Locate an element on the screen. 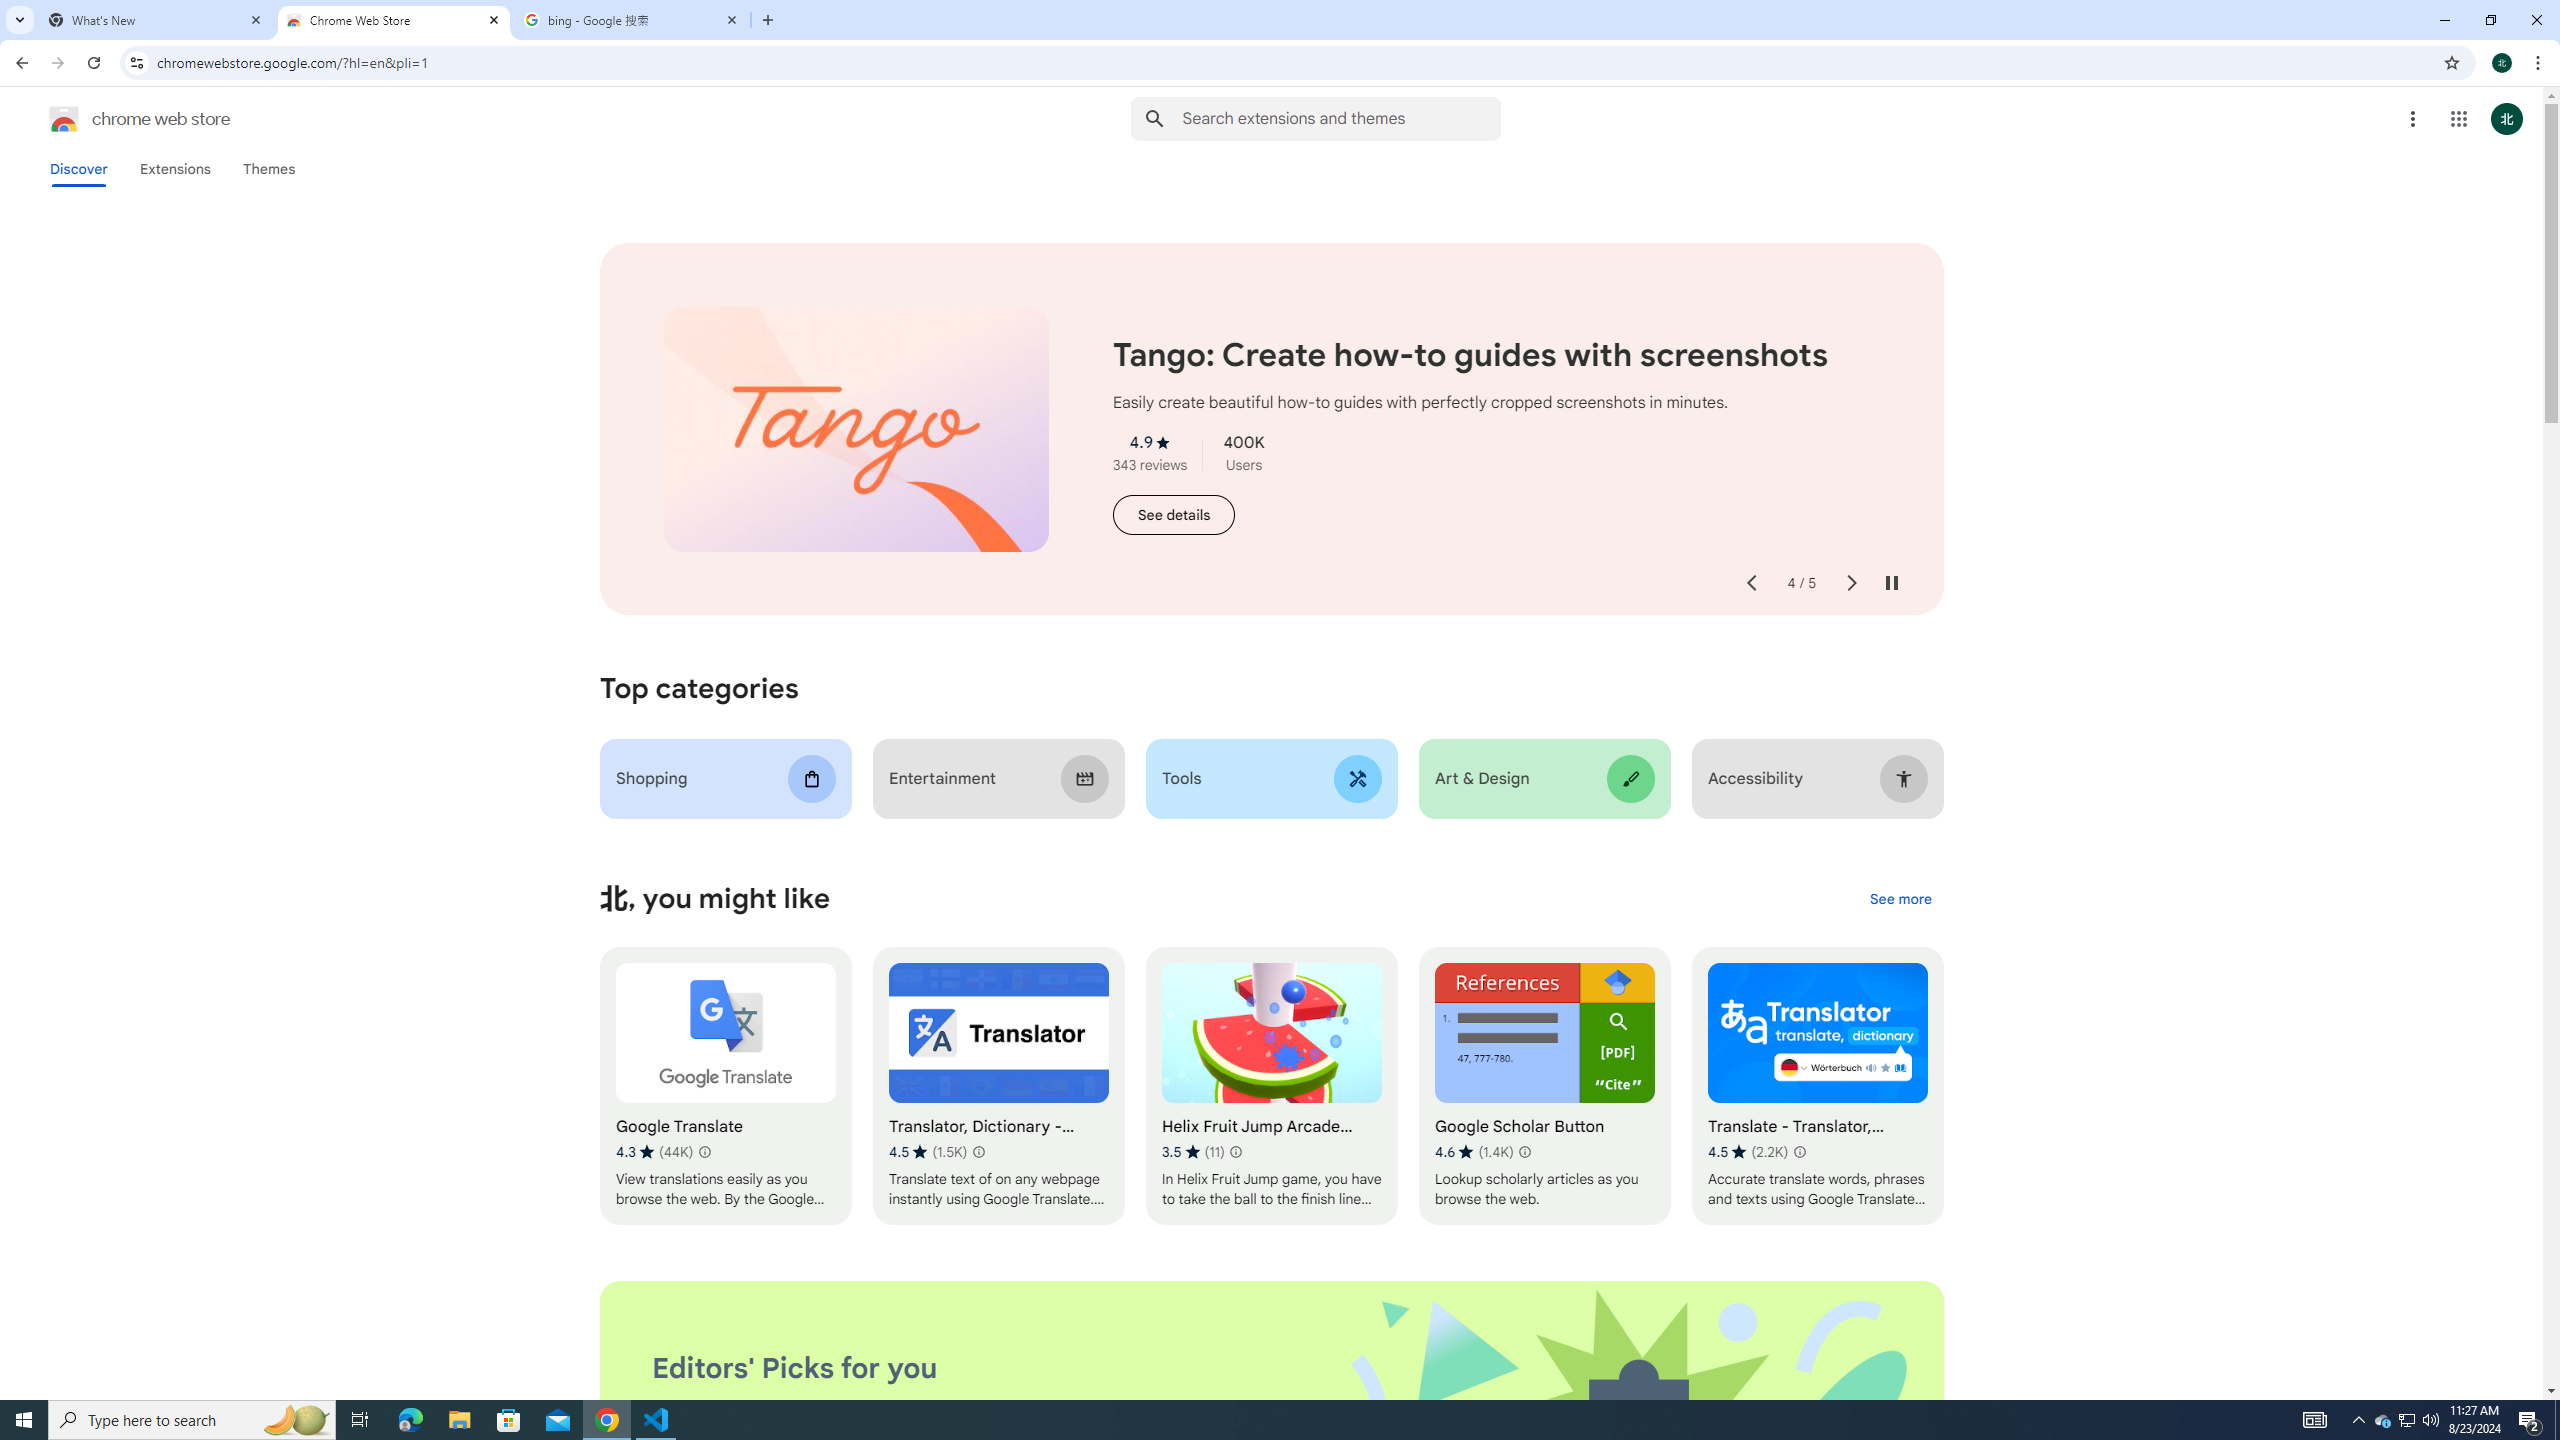  'Chrome Web Store' is located at coordinates (394, 19).